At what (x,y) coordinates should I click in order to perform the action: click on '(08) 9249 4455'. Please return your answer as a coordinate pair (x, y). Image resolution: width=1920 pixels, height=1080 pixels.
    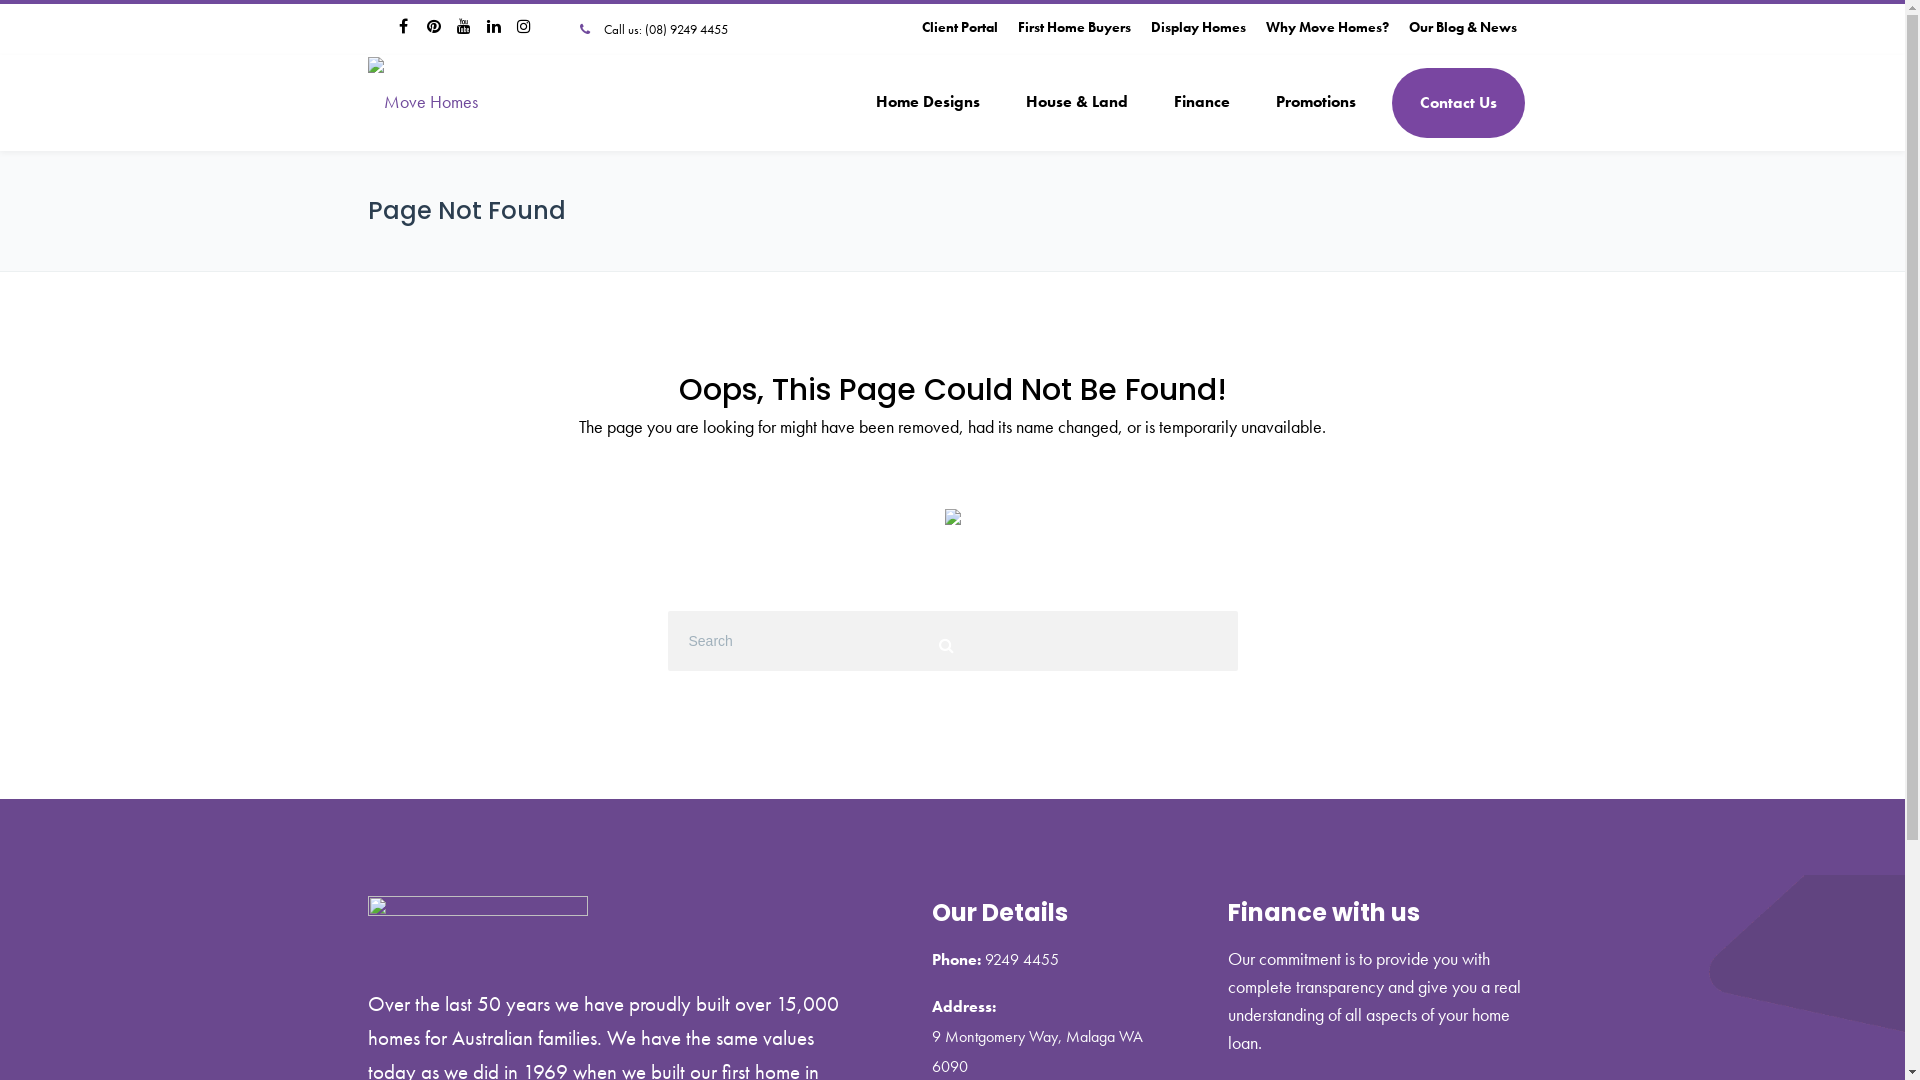
    Looking at the image, I should click on (685, 29).